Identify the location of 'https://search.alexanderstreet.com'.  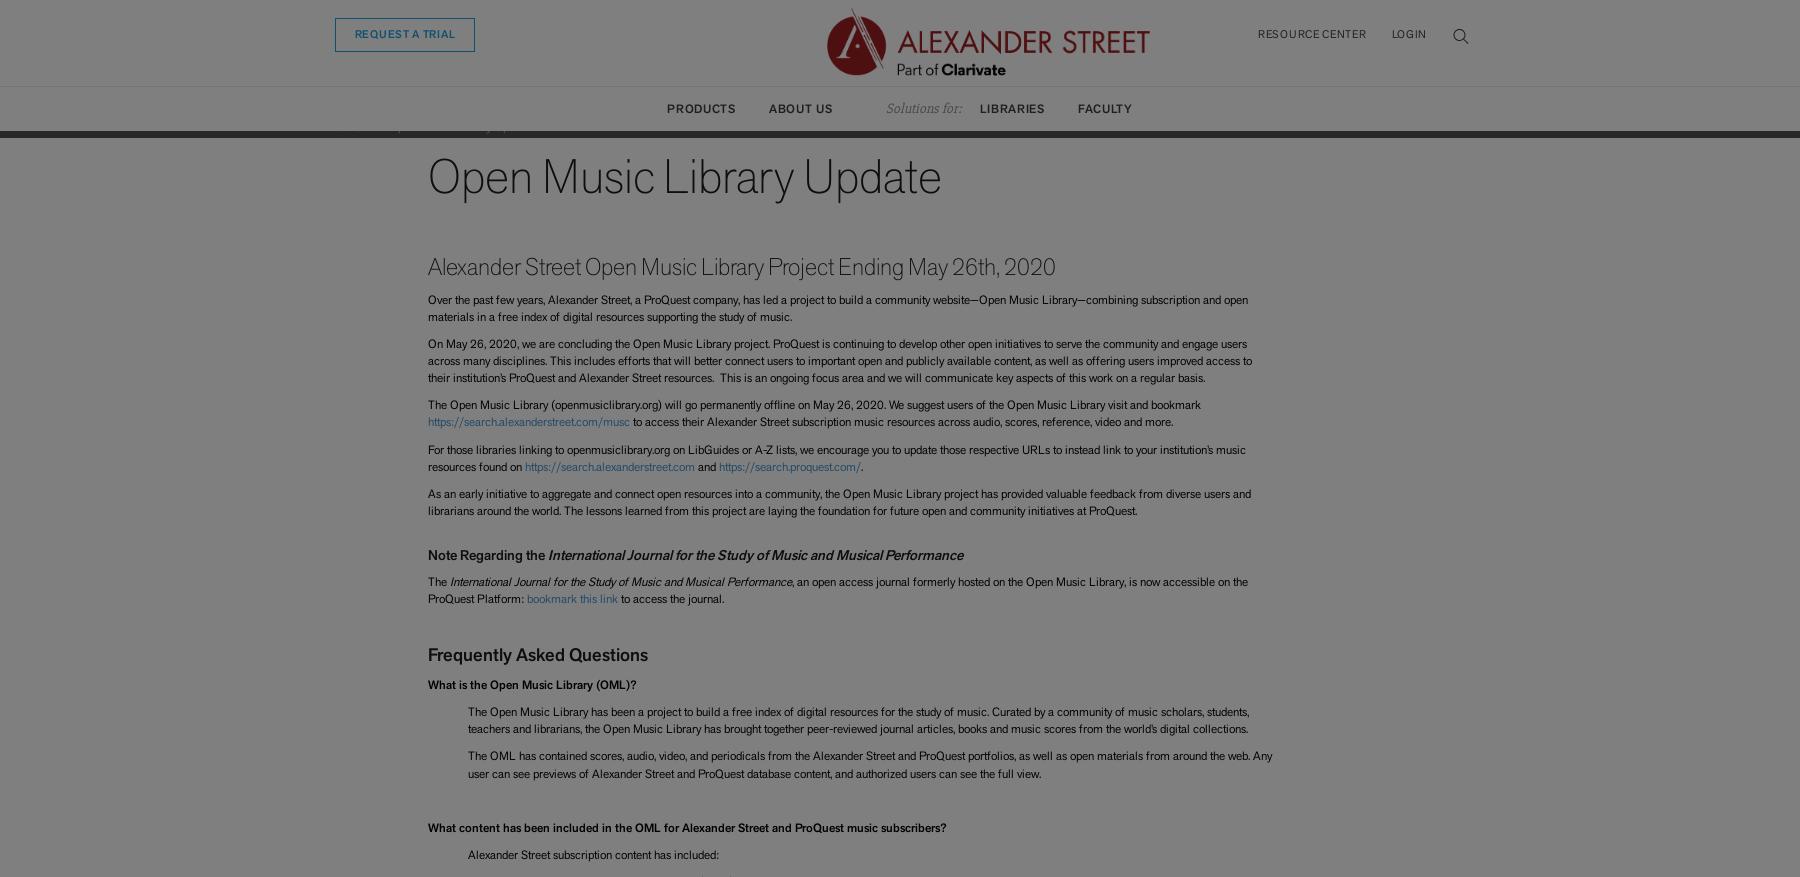
(522, 466).